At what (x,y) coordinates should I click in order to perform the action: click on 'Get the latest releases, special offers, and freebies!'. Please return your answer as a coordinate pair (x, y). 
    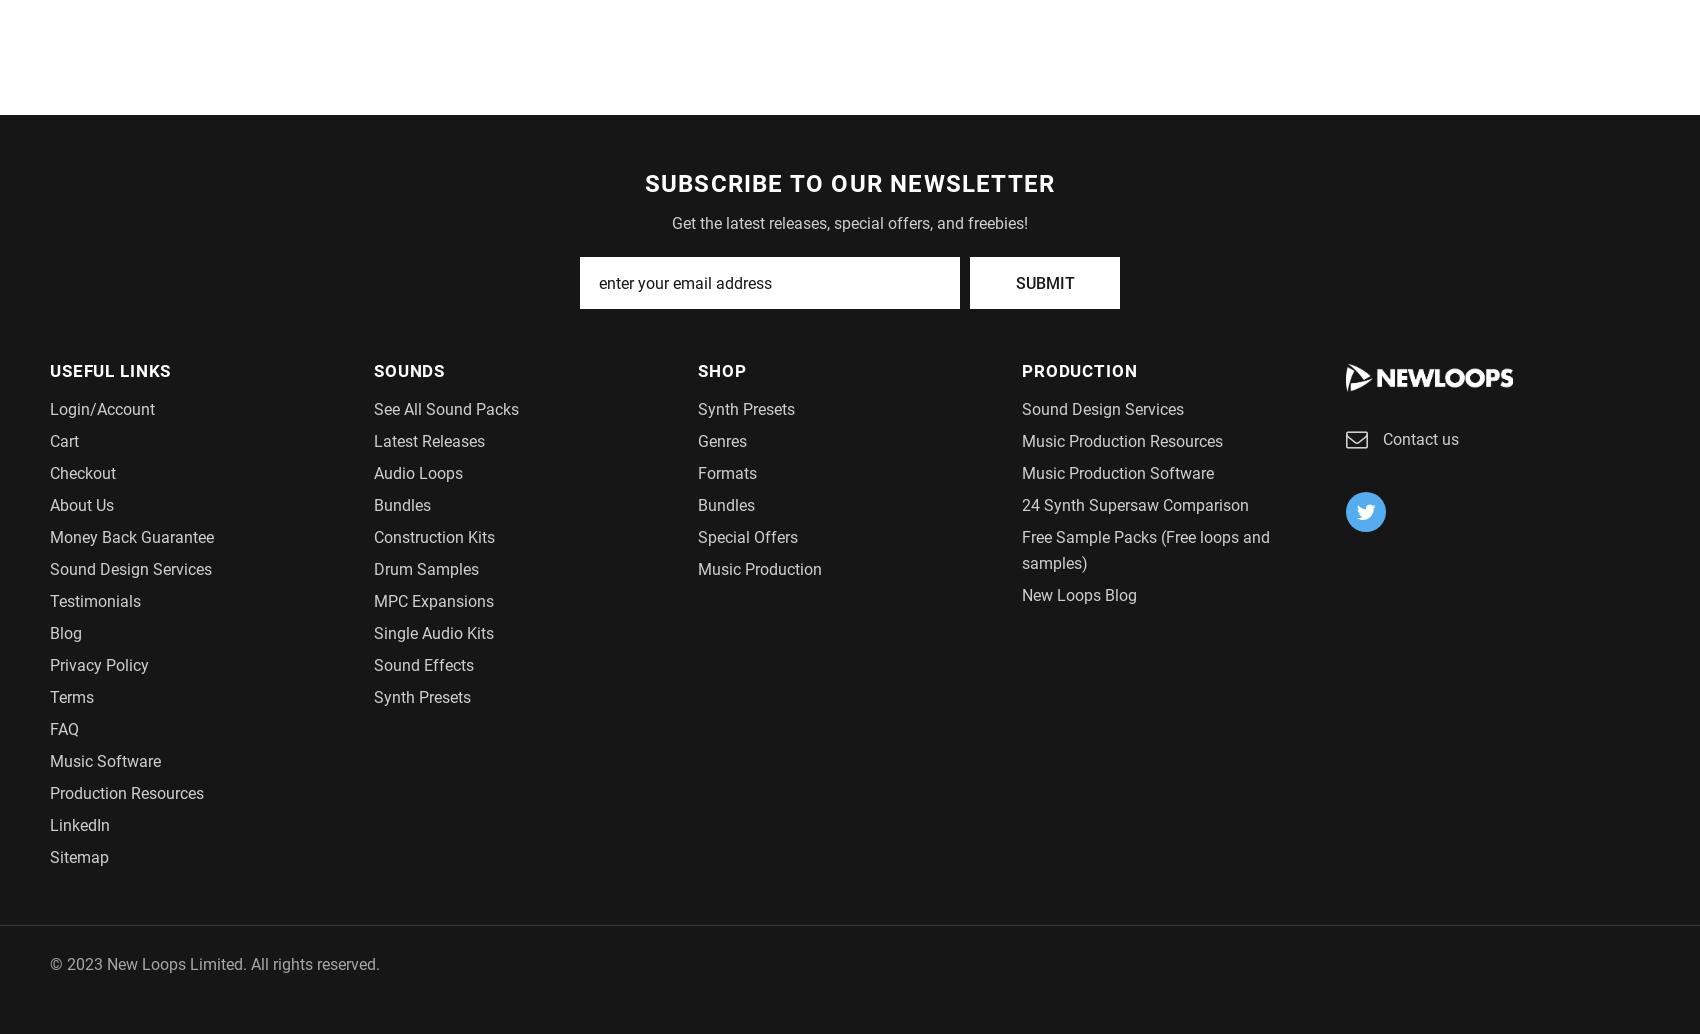
    Looking at the image, I should click on (850, 222).